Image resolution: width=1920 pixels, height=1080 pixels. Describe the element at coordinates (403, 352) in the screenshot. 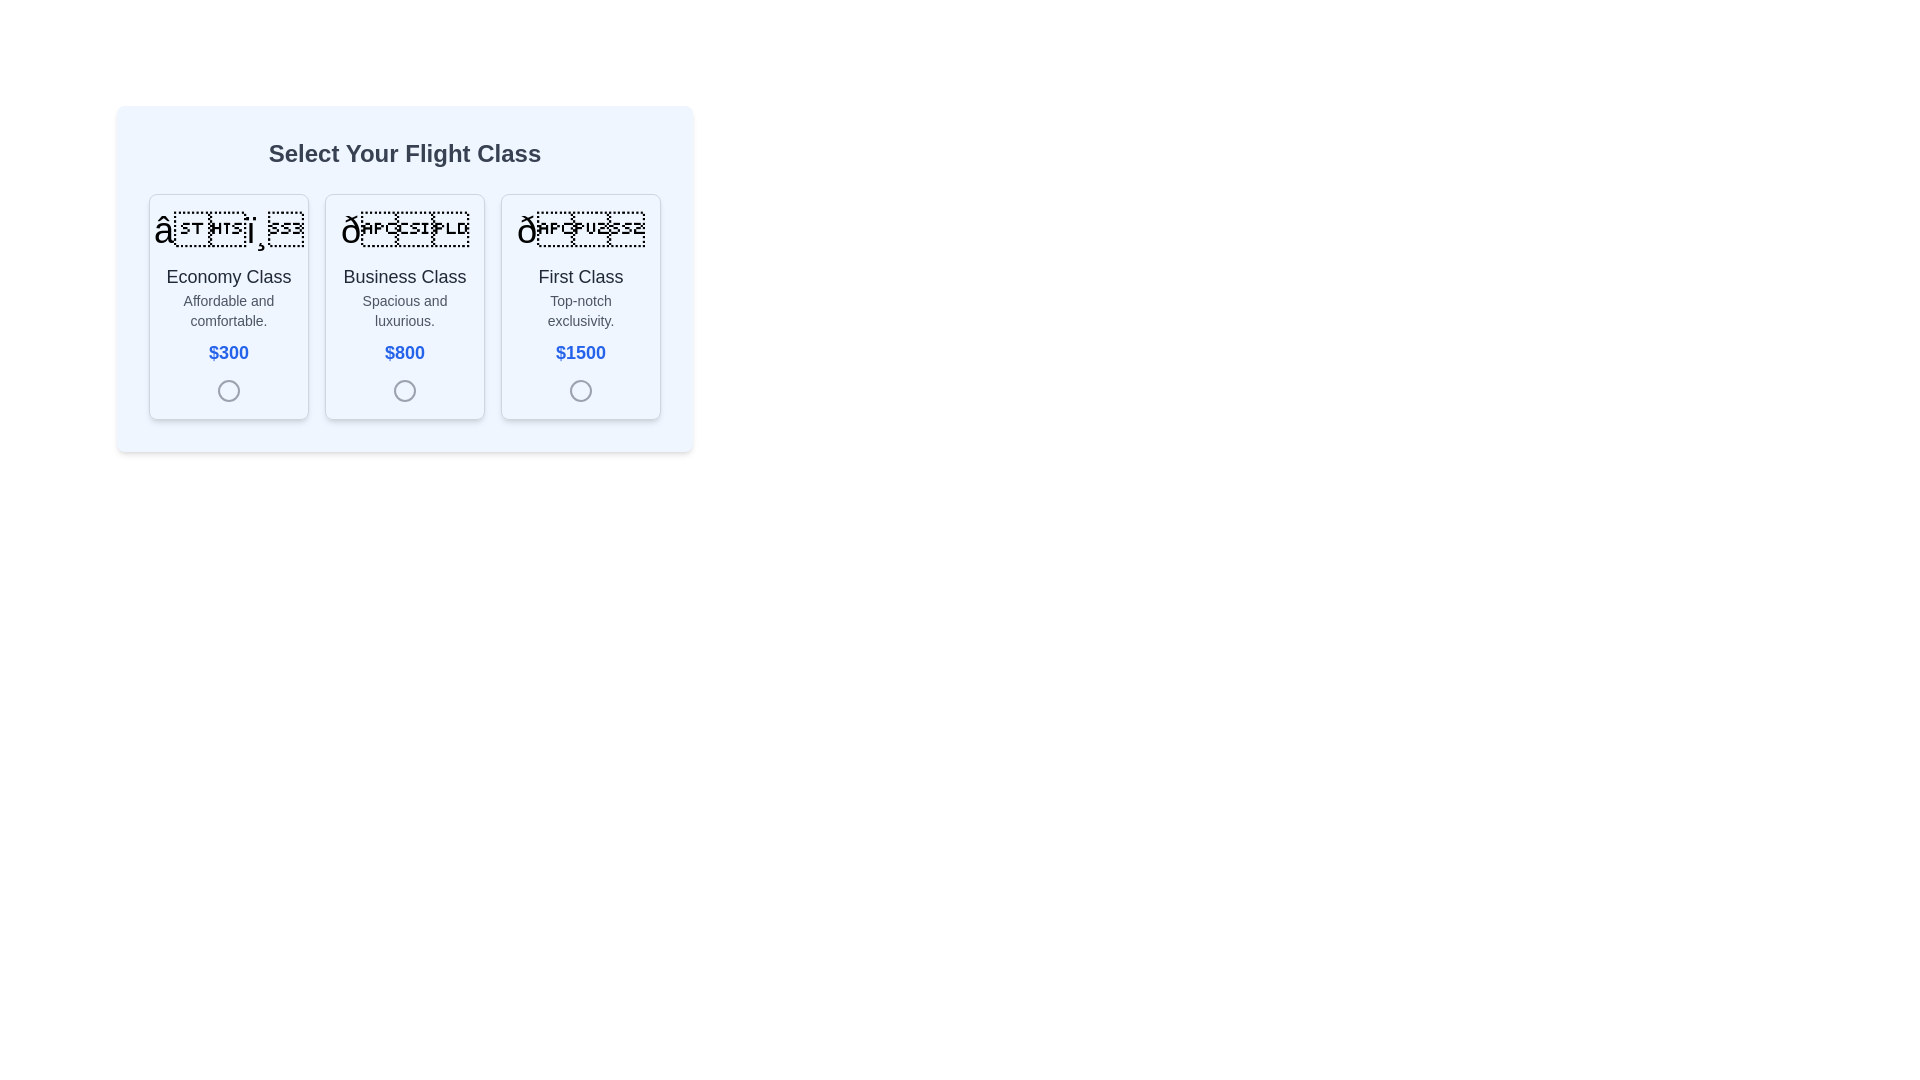

I see `the Text Label displaying the cost of the 'Business Class' option located in the center of the 'Business Class' card, below the description 'Spacious and luxurious.'` at that location.